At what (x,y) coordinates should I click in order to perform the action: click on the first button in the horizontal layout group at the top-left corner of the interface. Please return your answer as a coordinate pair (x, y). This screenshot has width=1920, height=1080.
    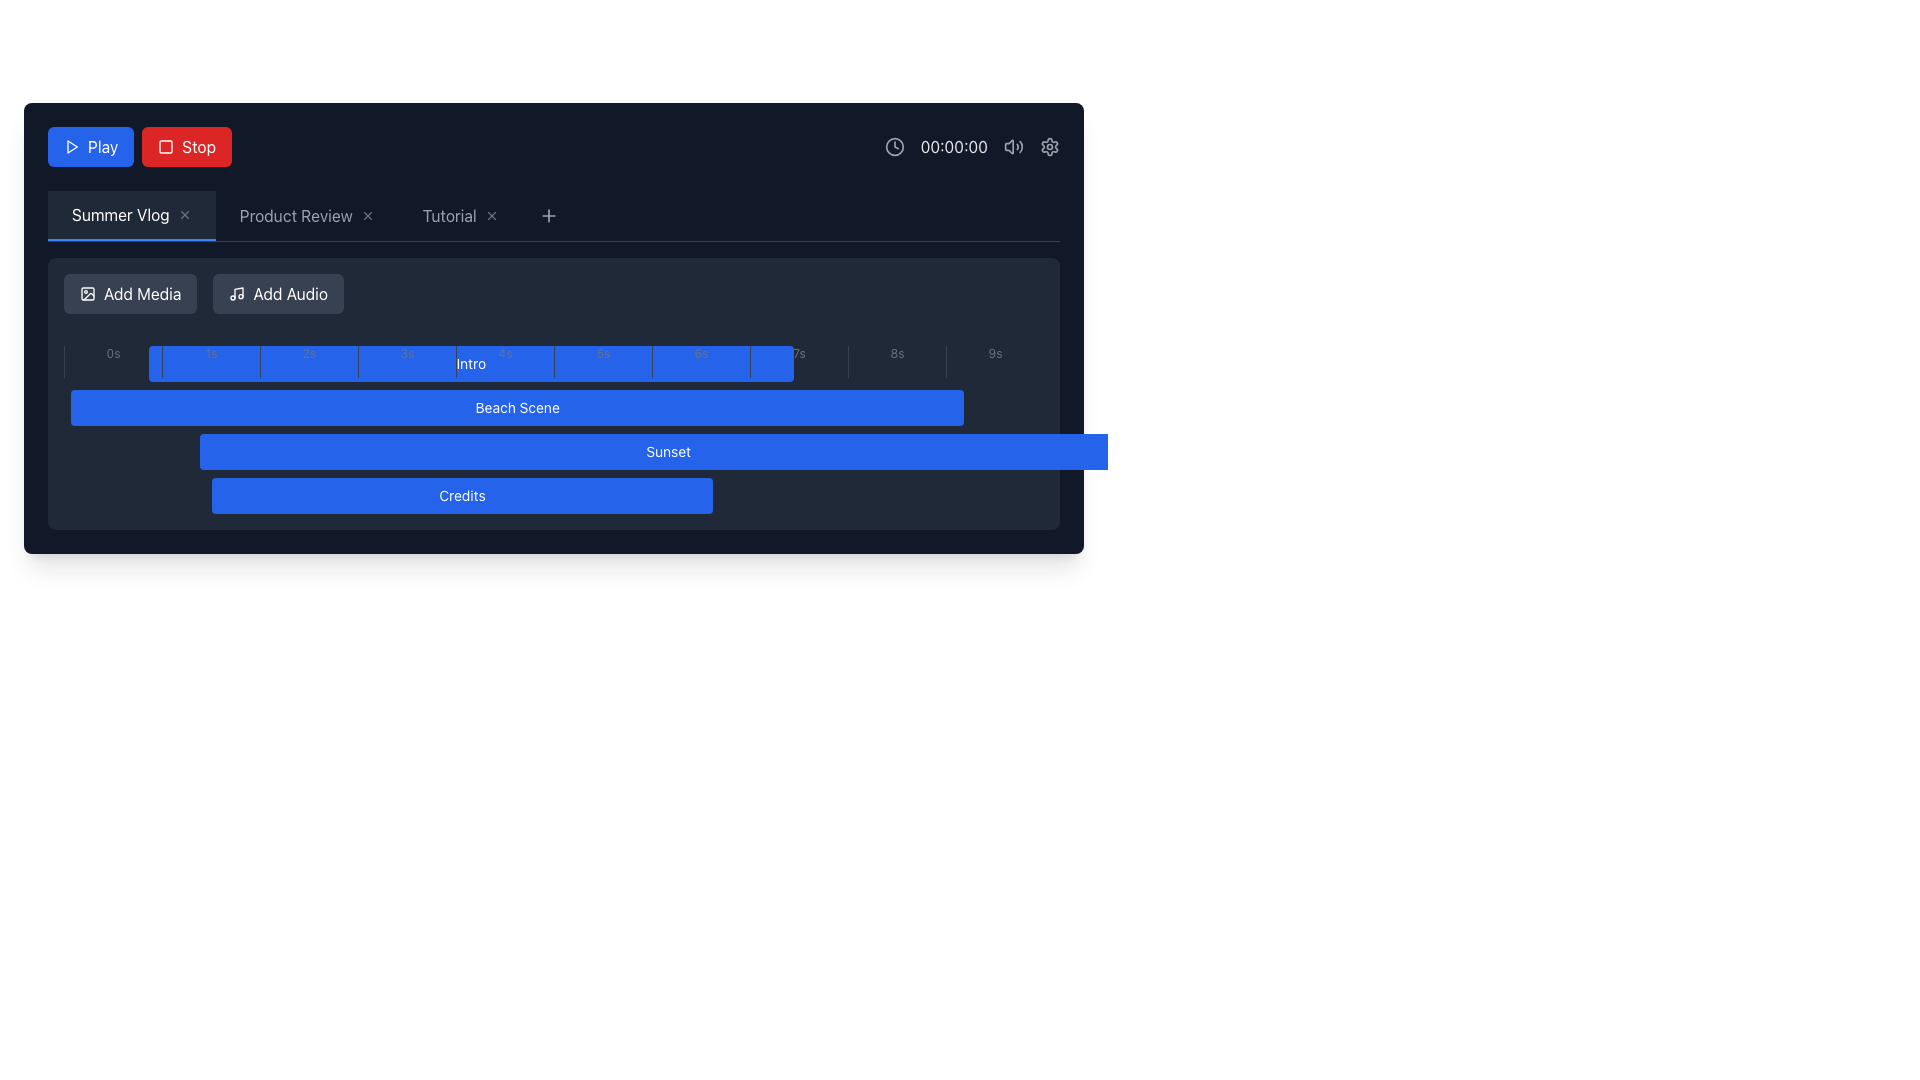
    Looking at the image, I should click on (90, 145).